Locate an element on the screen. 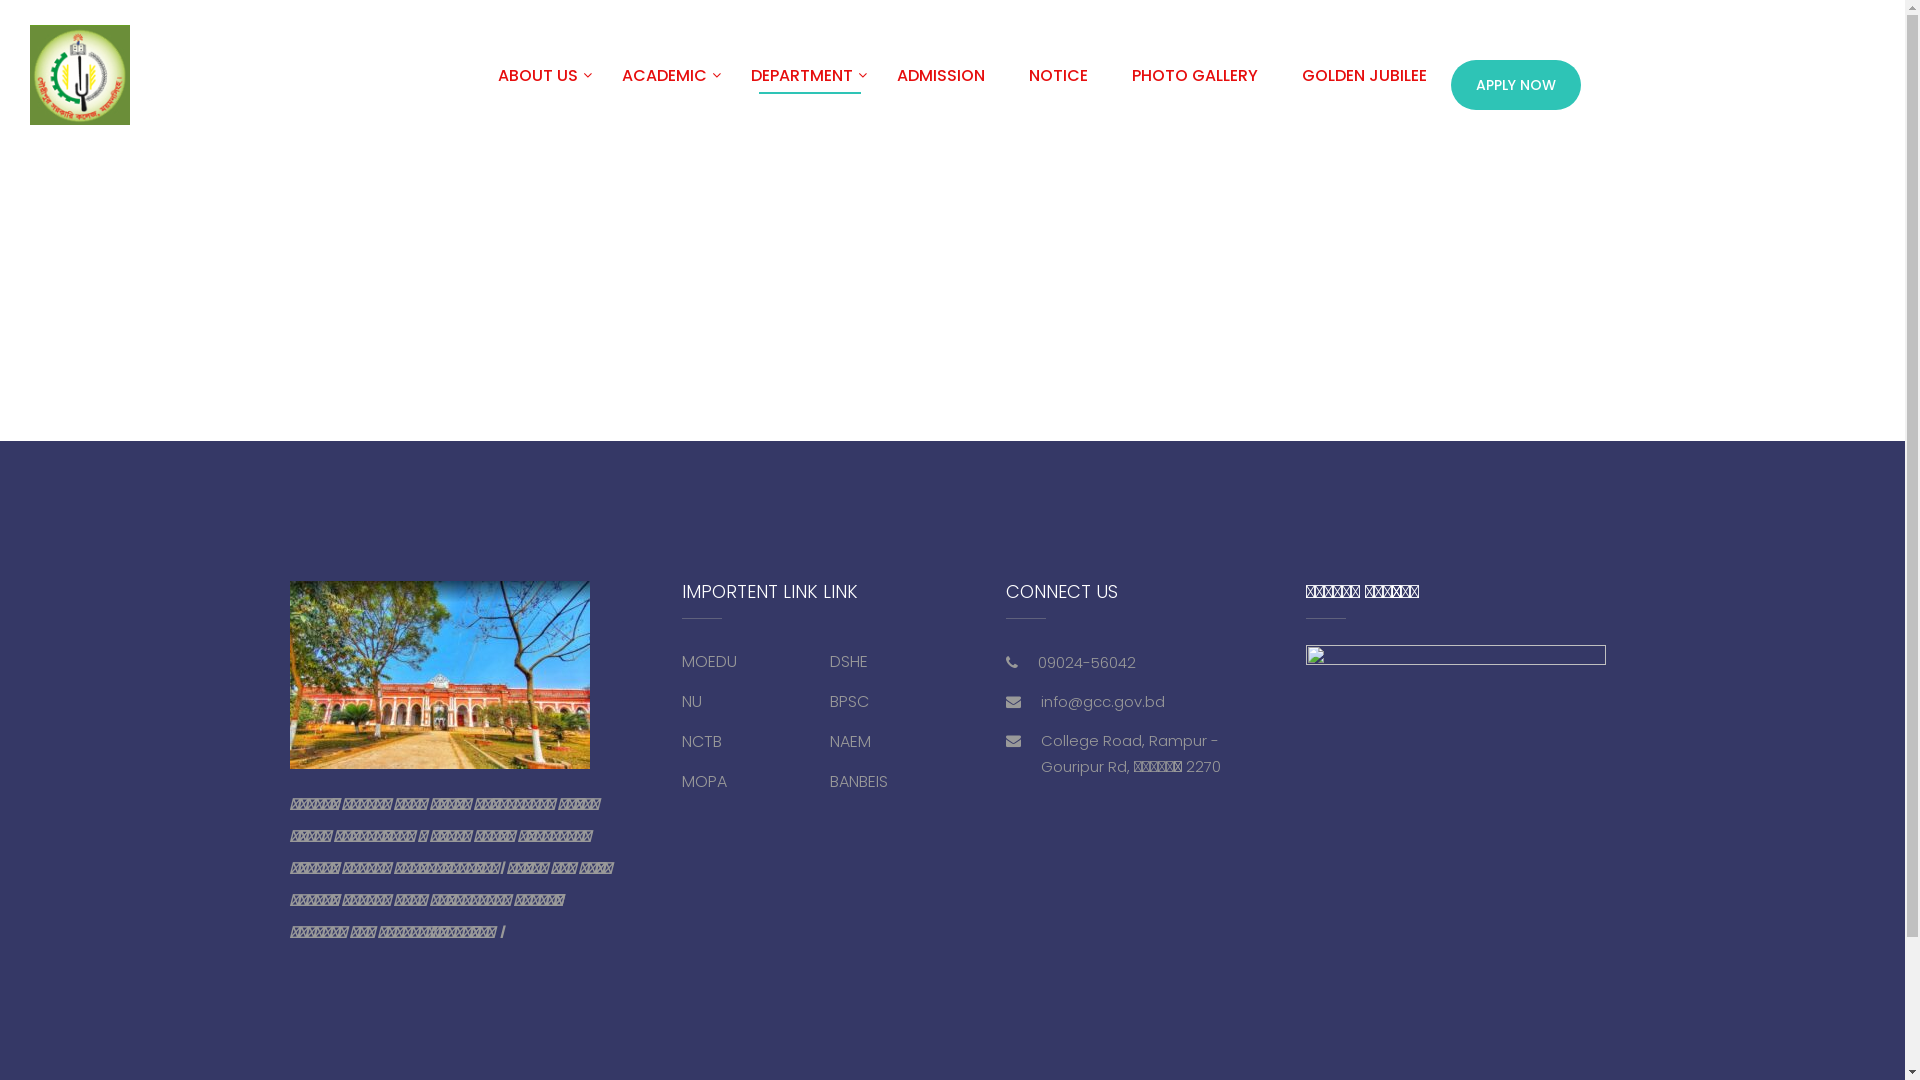 The image size is (1920, 1080). 'DEPARTMENT' is located at coordinates (729, 83).